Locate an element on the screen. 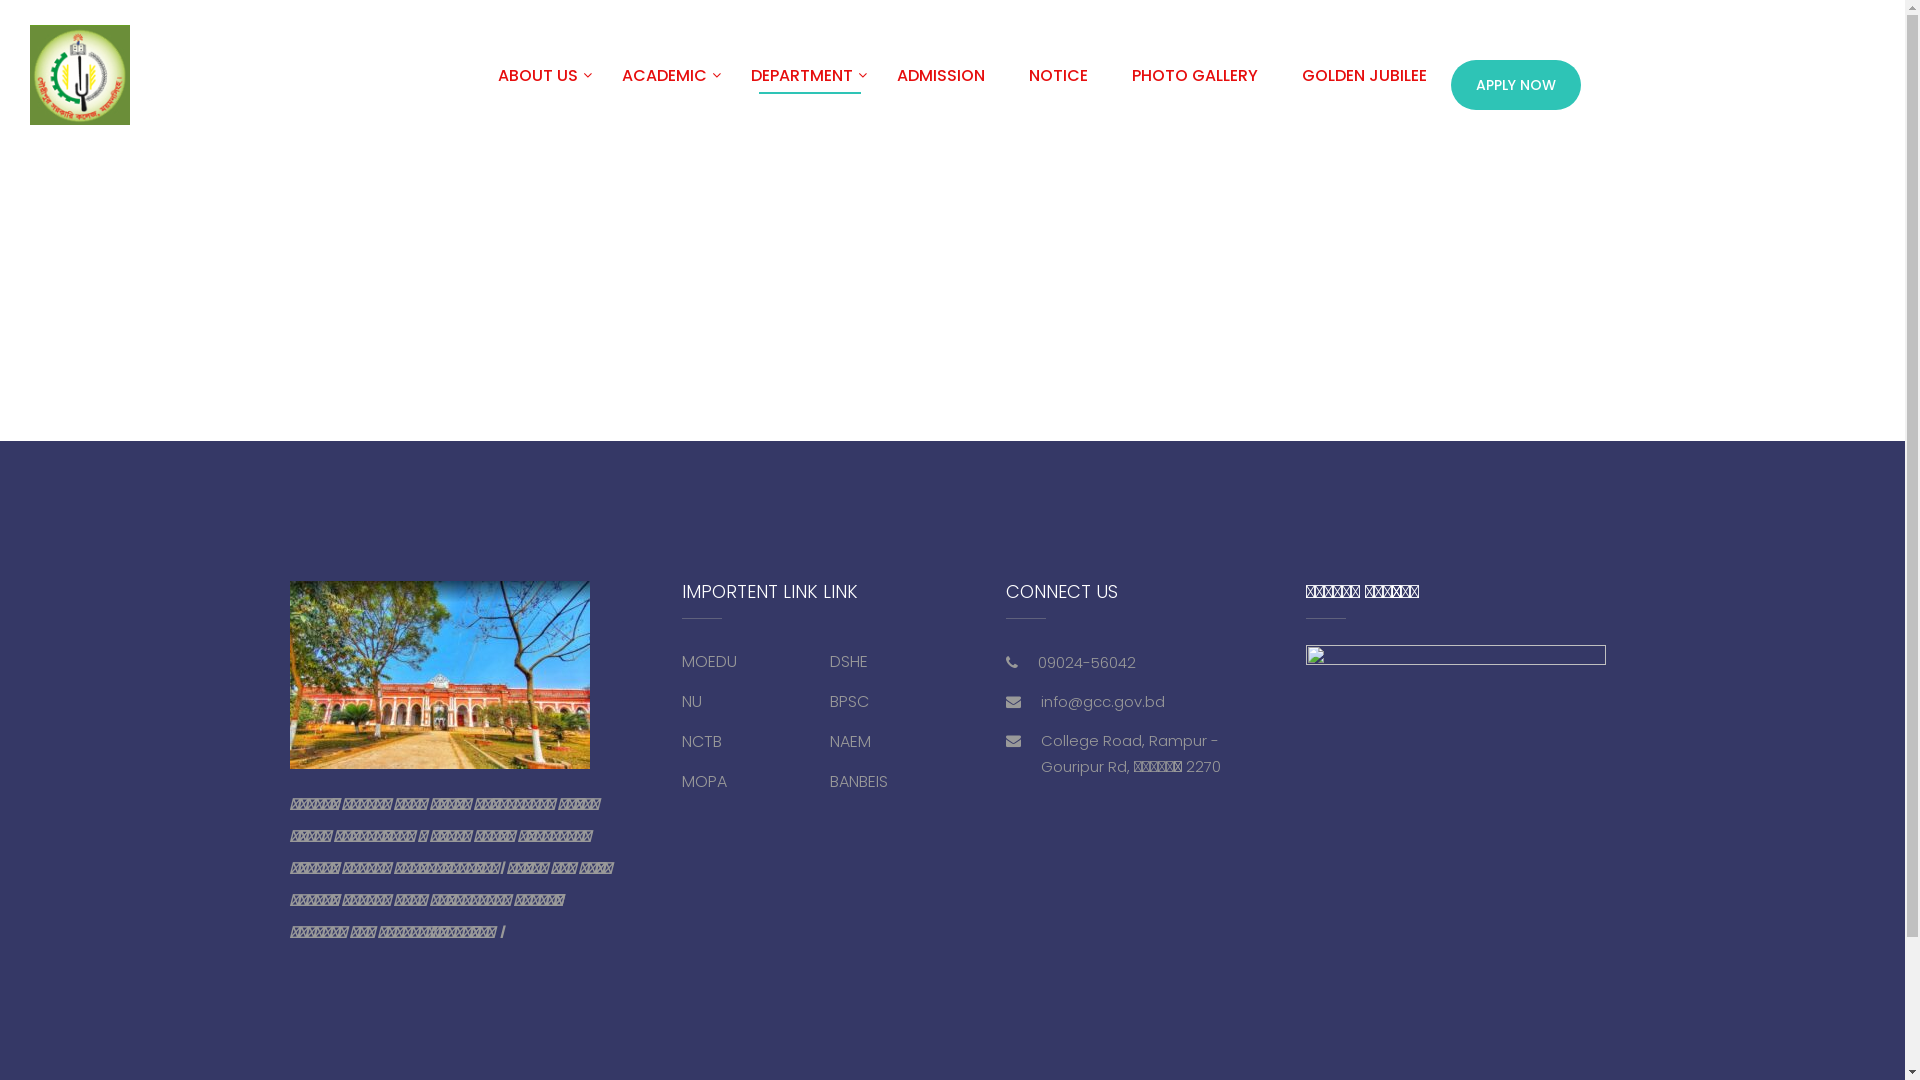 The image size is (1920, 1080). 'DEPARTMENT' is located at coordinates (729, 83).